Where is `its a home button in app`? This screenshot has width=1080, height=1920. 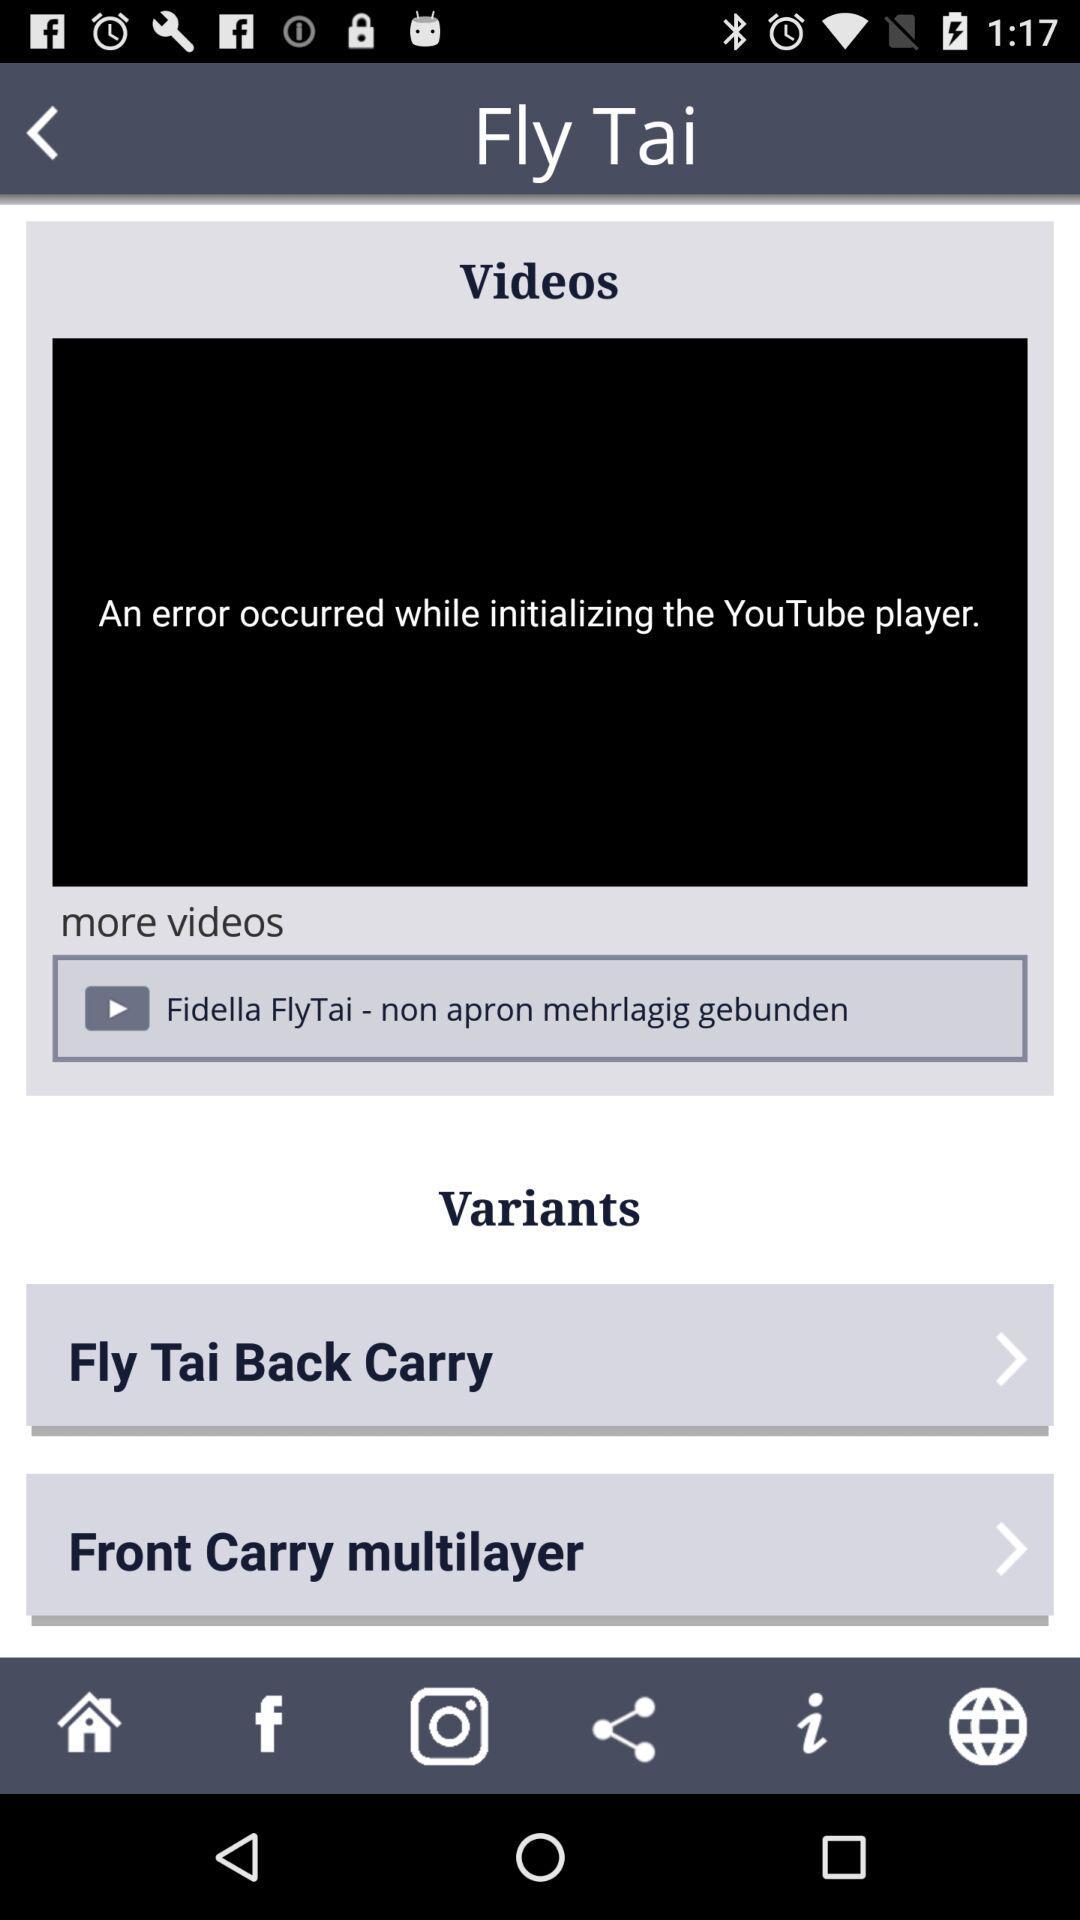 its a home button in app is located at coordinates (88, 1724).